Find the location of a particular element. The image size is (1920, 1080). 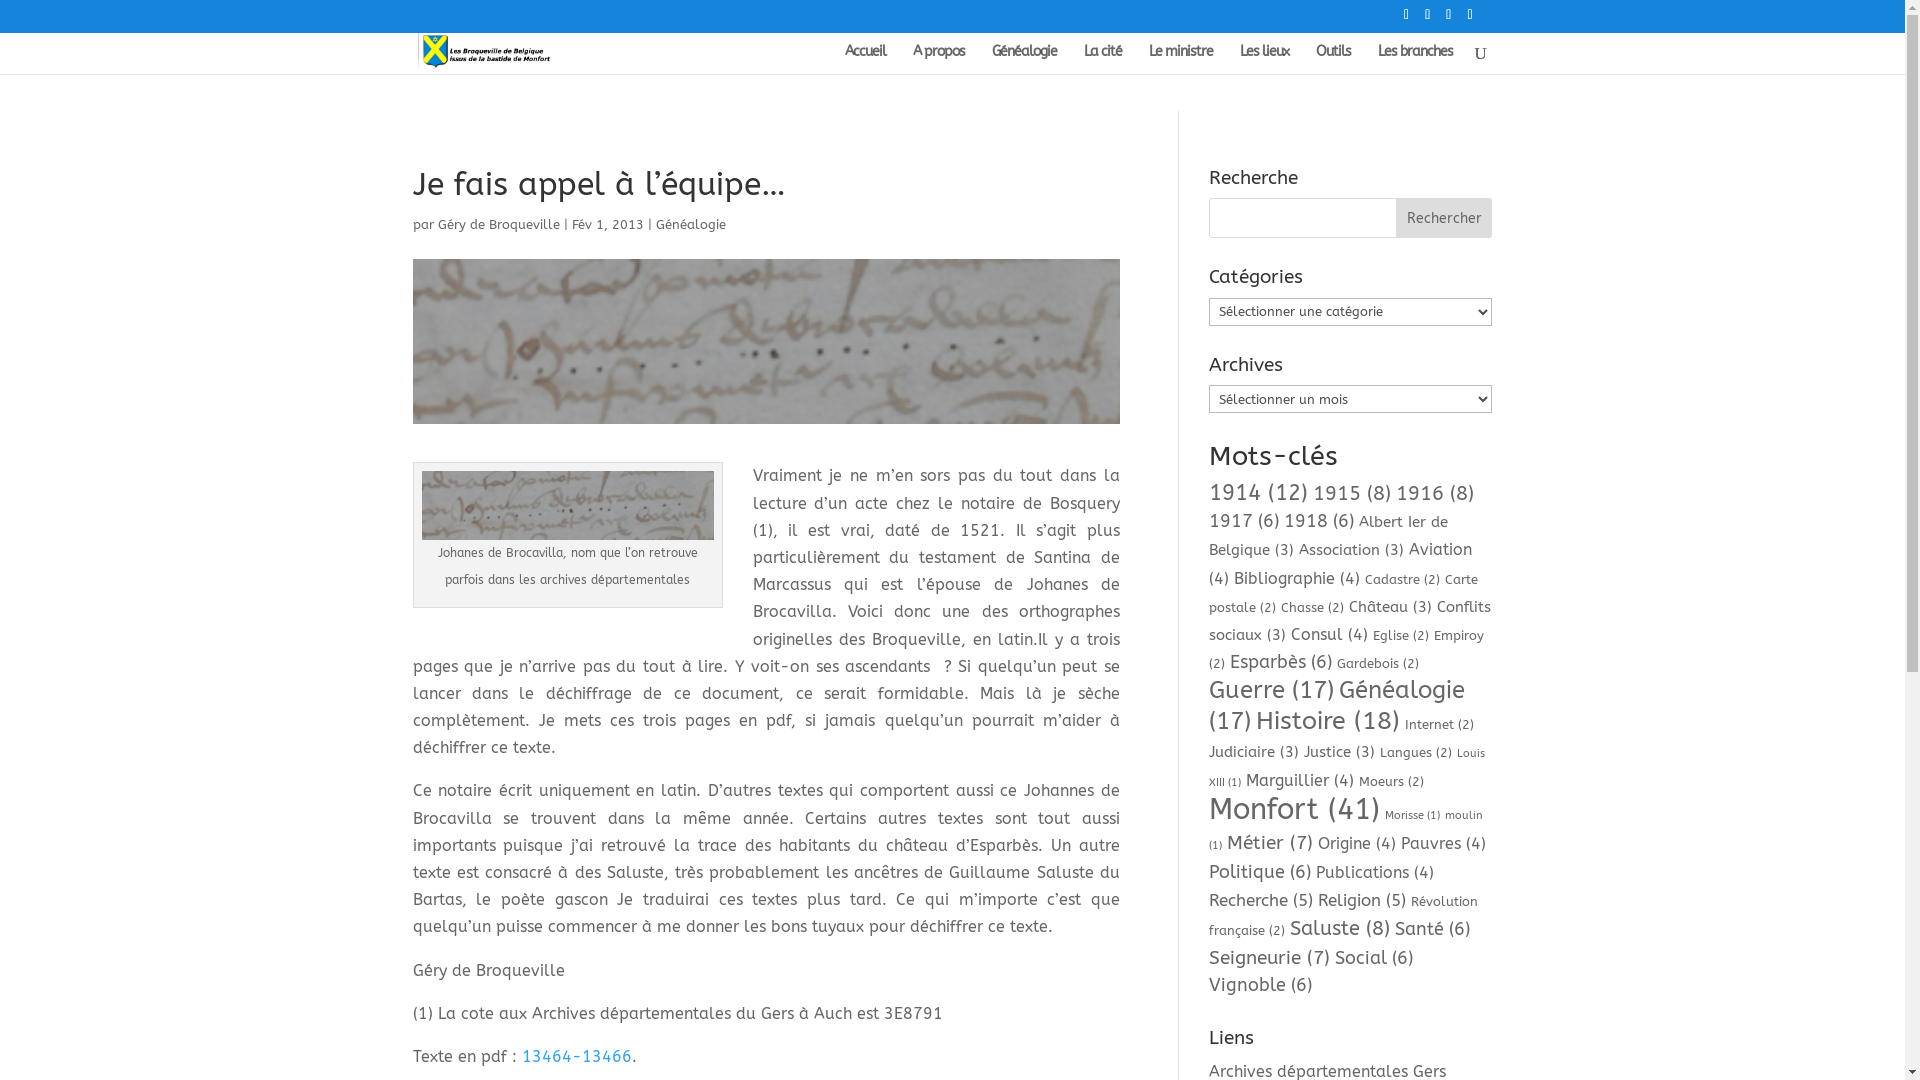

'Marguillier (4)' is located at coordinates (1300, 779).